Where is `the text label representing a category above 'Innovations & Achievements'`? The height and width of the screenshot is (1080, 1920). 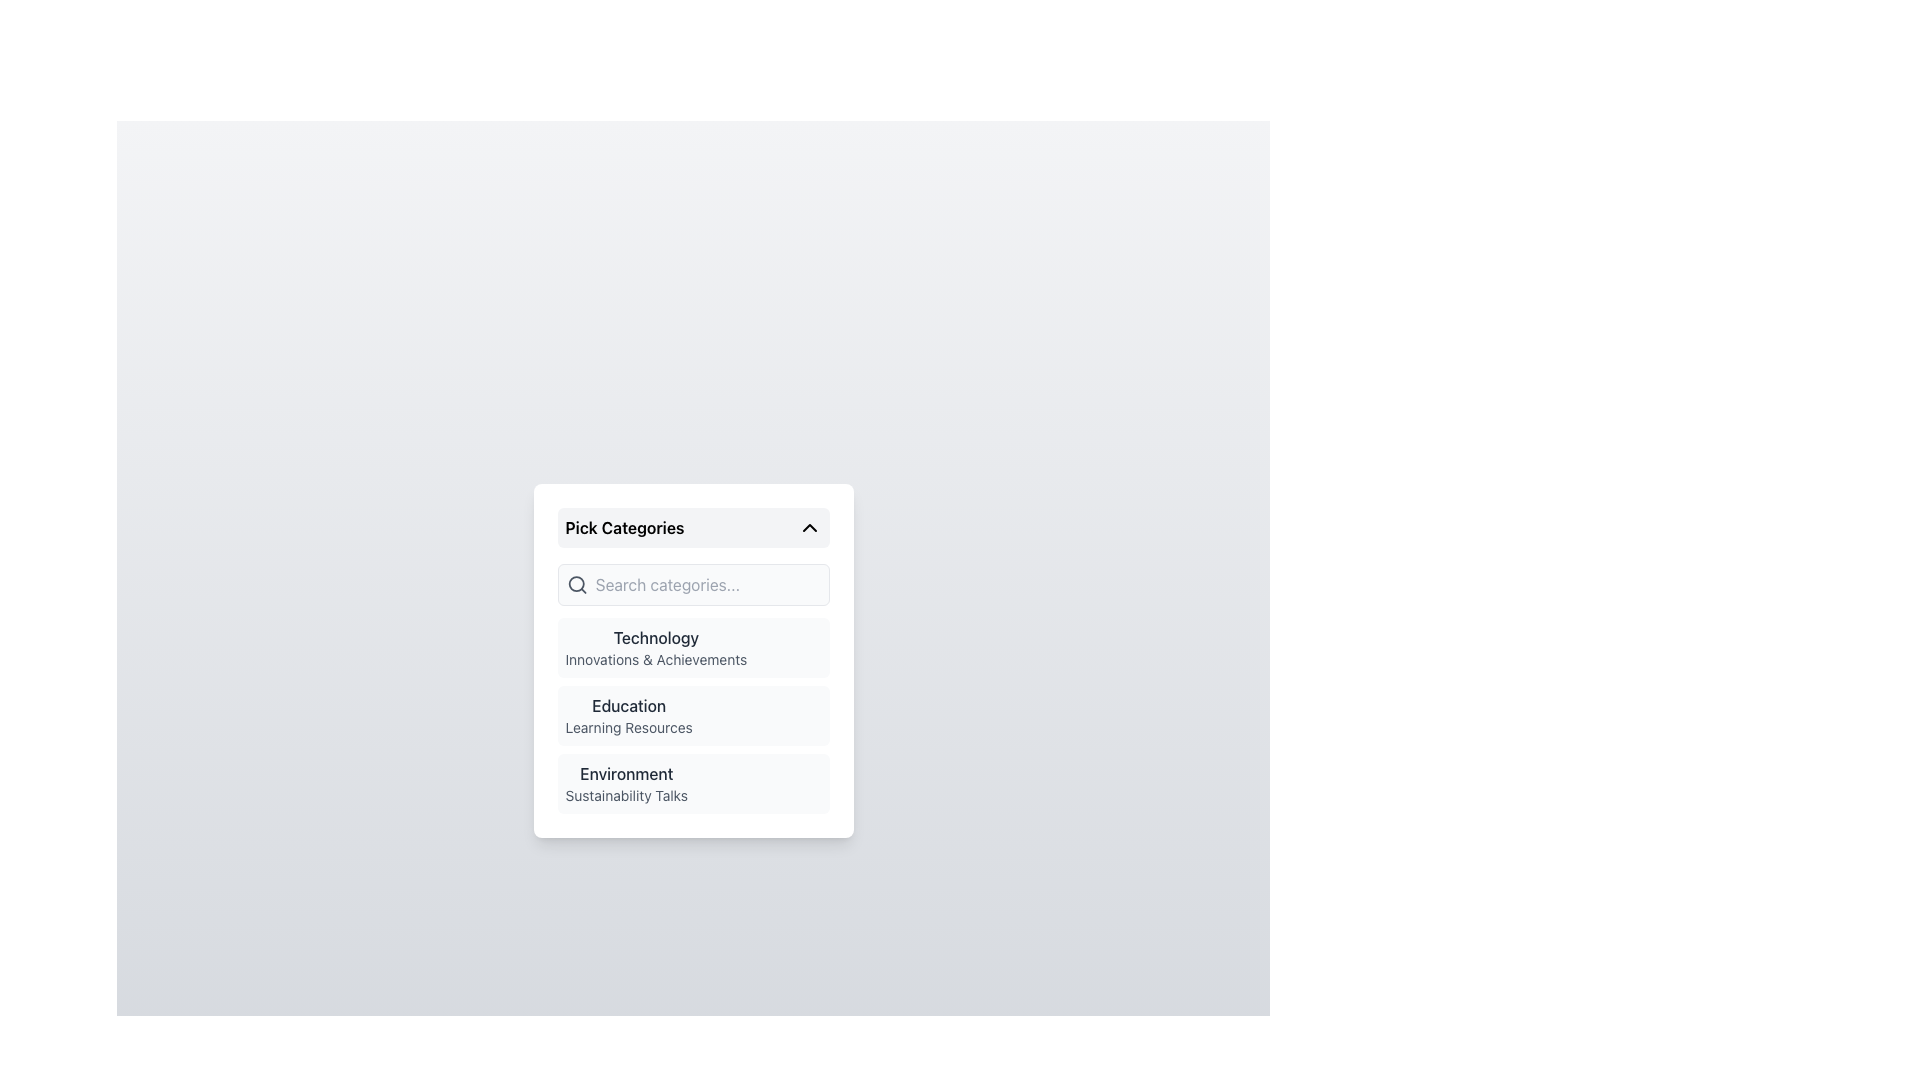 the text label representing a category above 'Innovations & Achievements' is located at coordinates (656, 637).